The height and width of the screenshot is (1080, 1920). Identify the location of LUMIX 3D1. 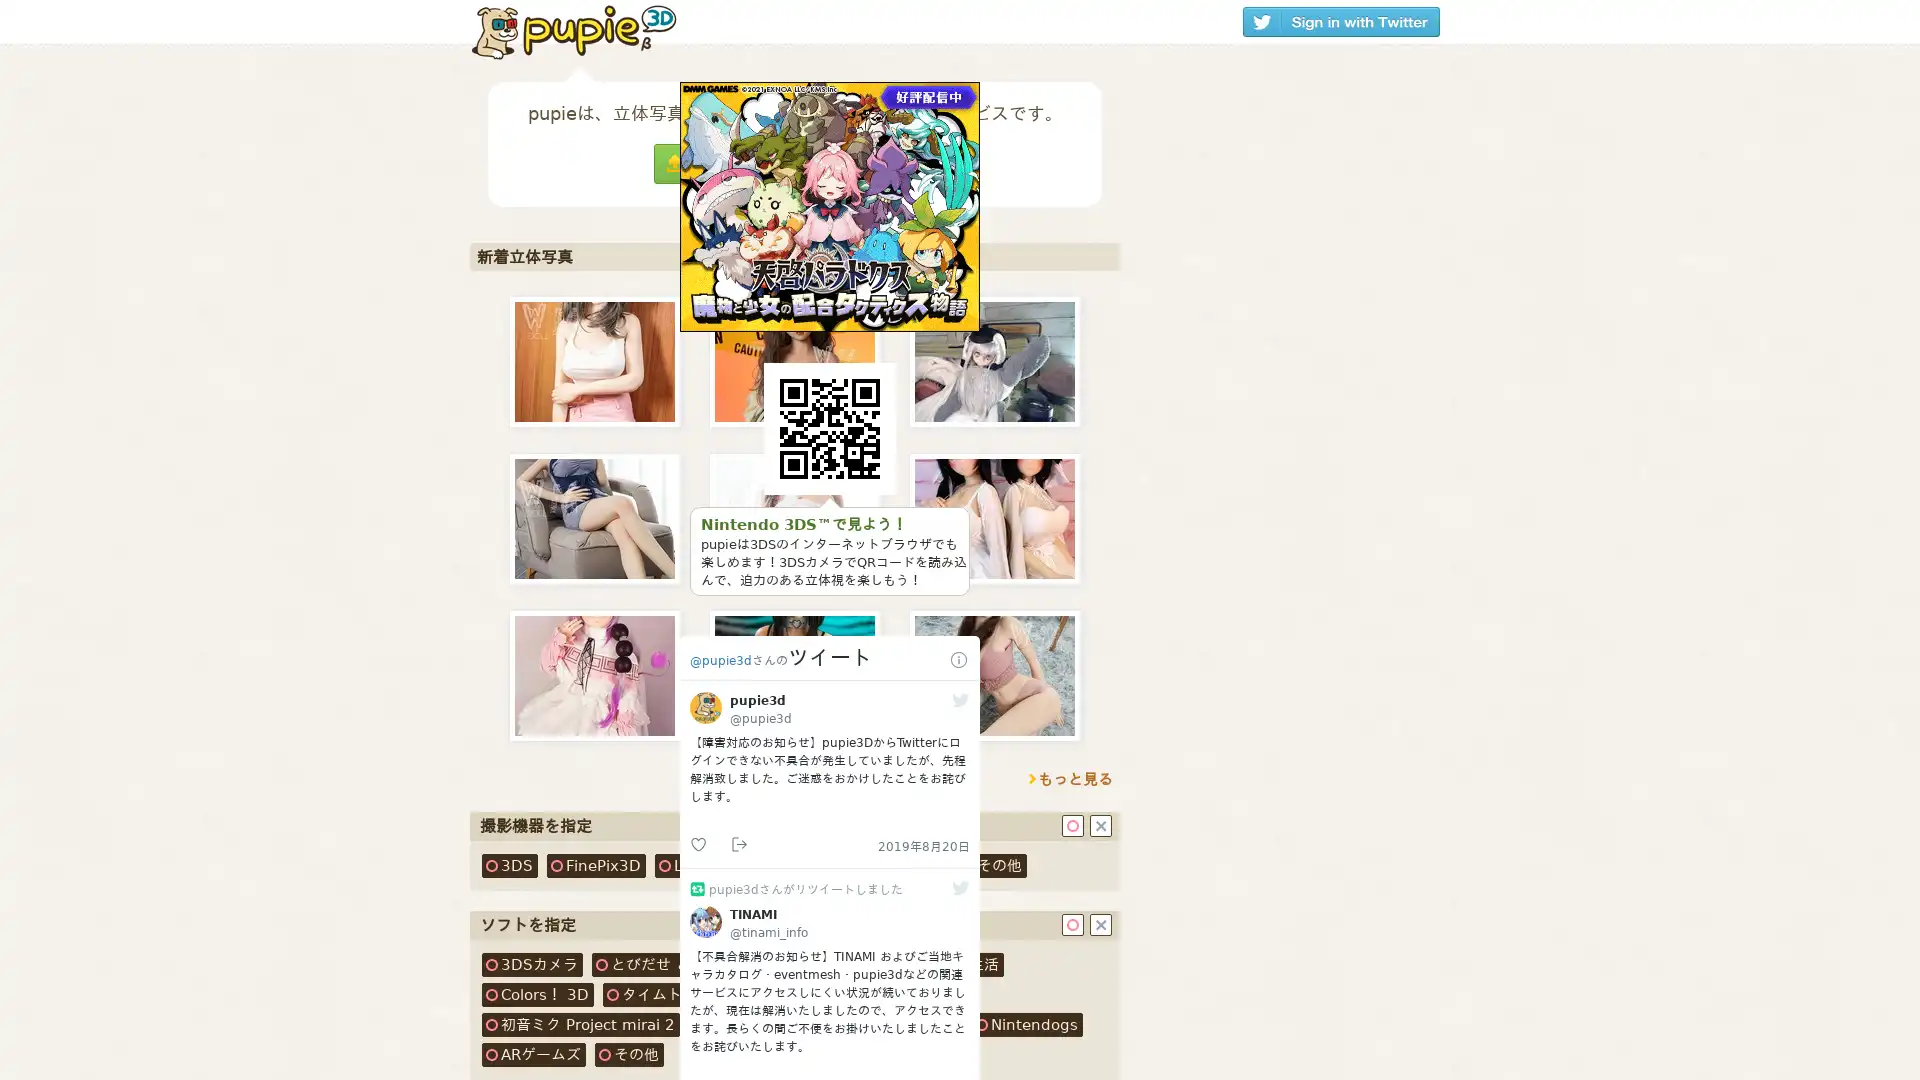
(708, 865).